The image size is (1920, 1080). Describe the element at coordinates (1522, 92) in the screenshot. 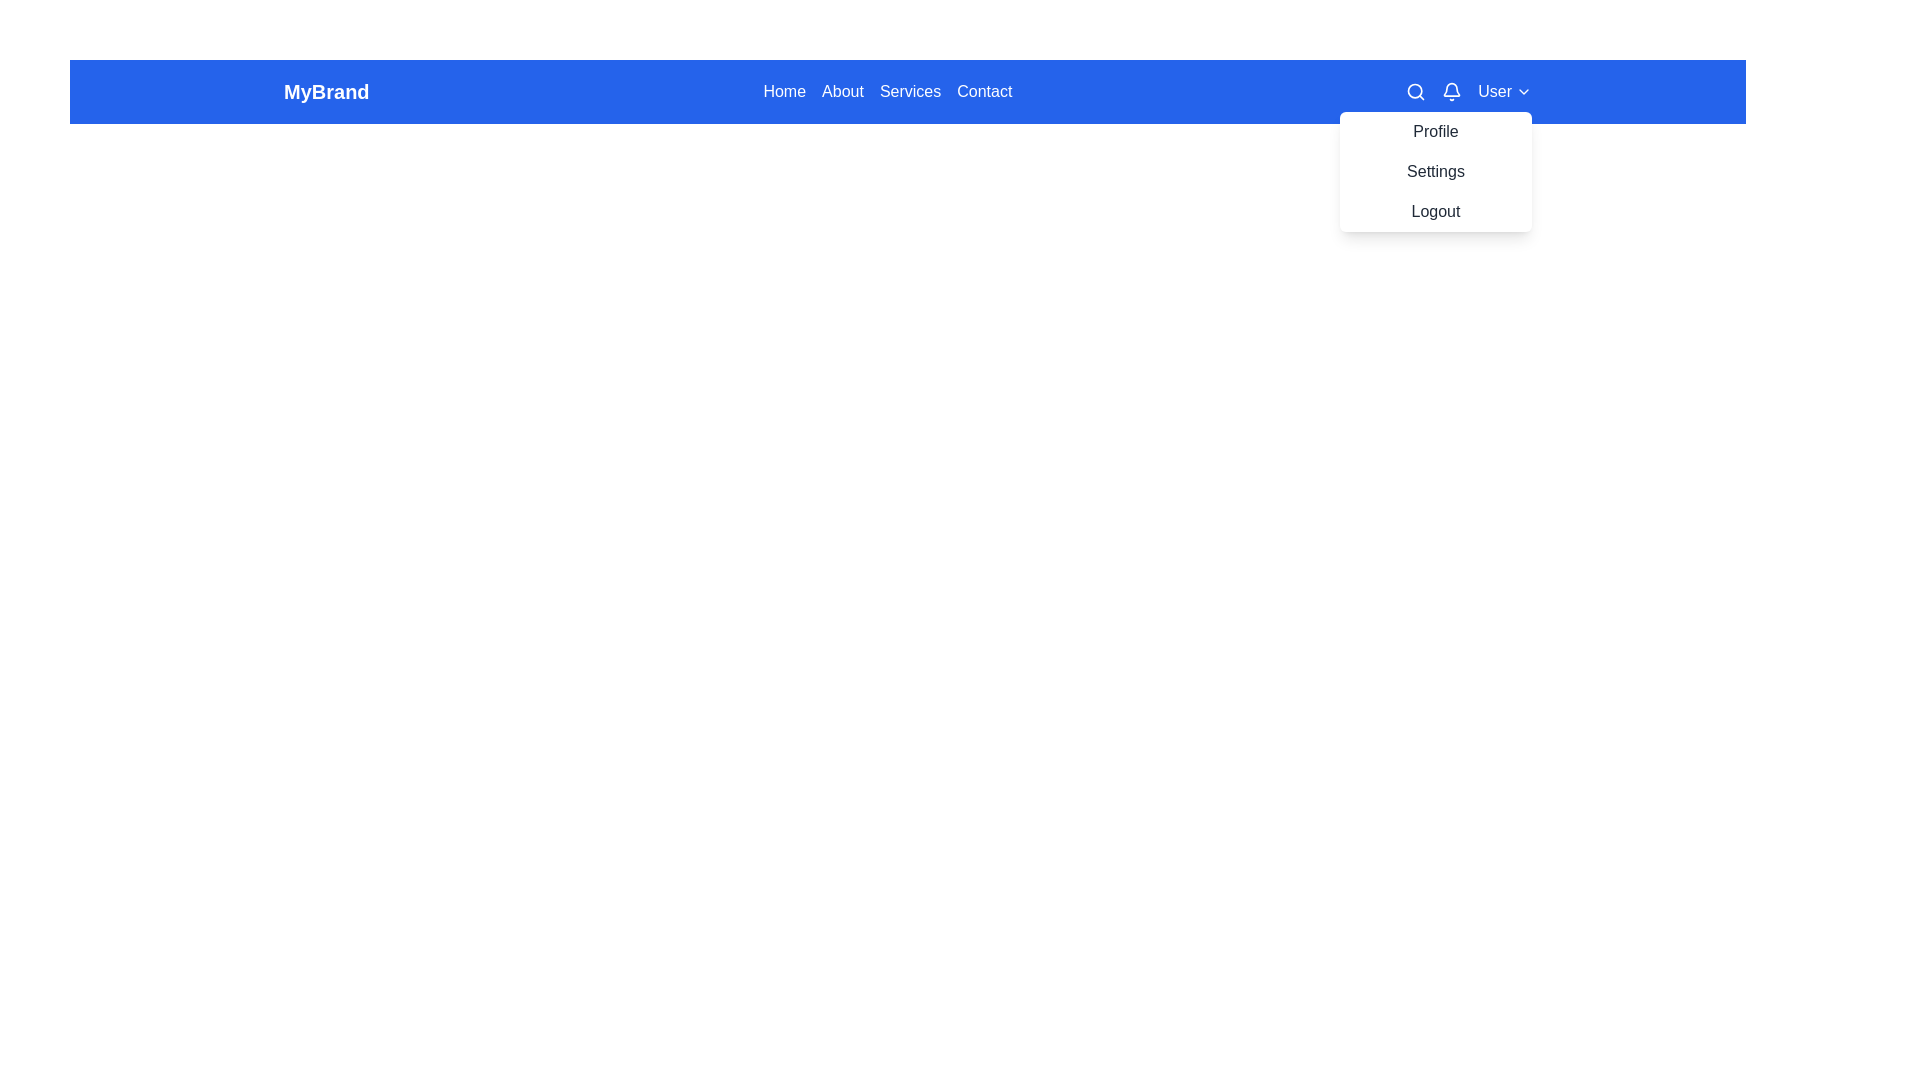

I see `the downward-pointing chevron icon located to the right of the text 'User' in the top navigation bar` at that location.